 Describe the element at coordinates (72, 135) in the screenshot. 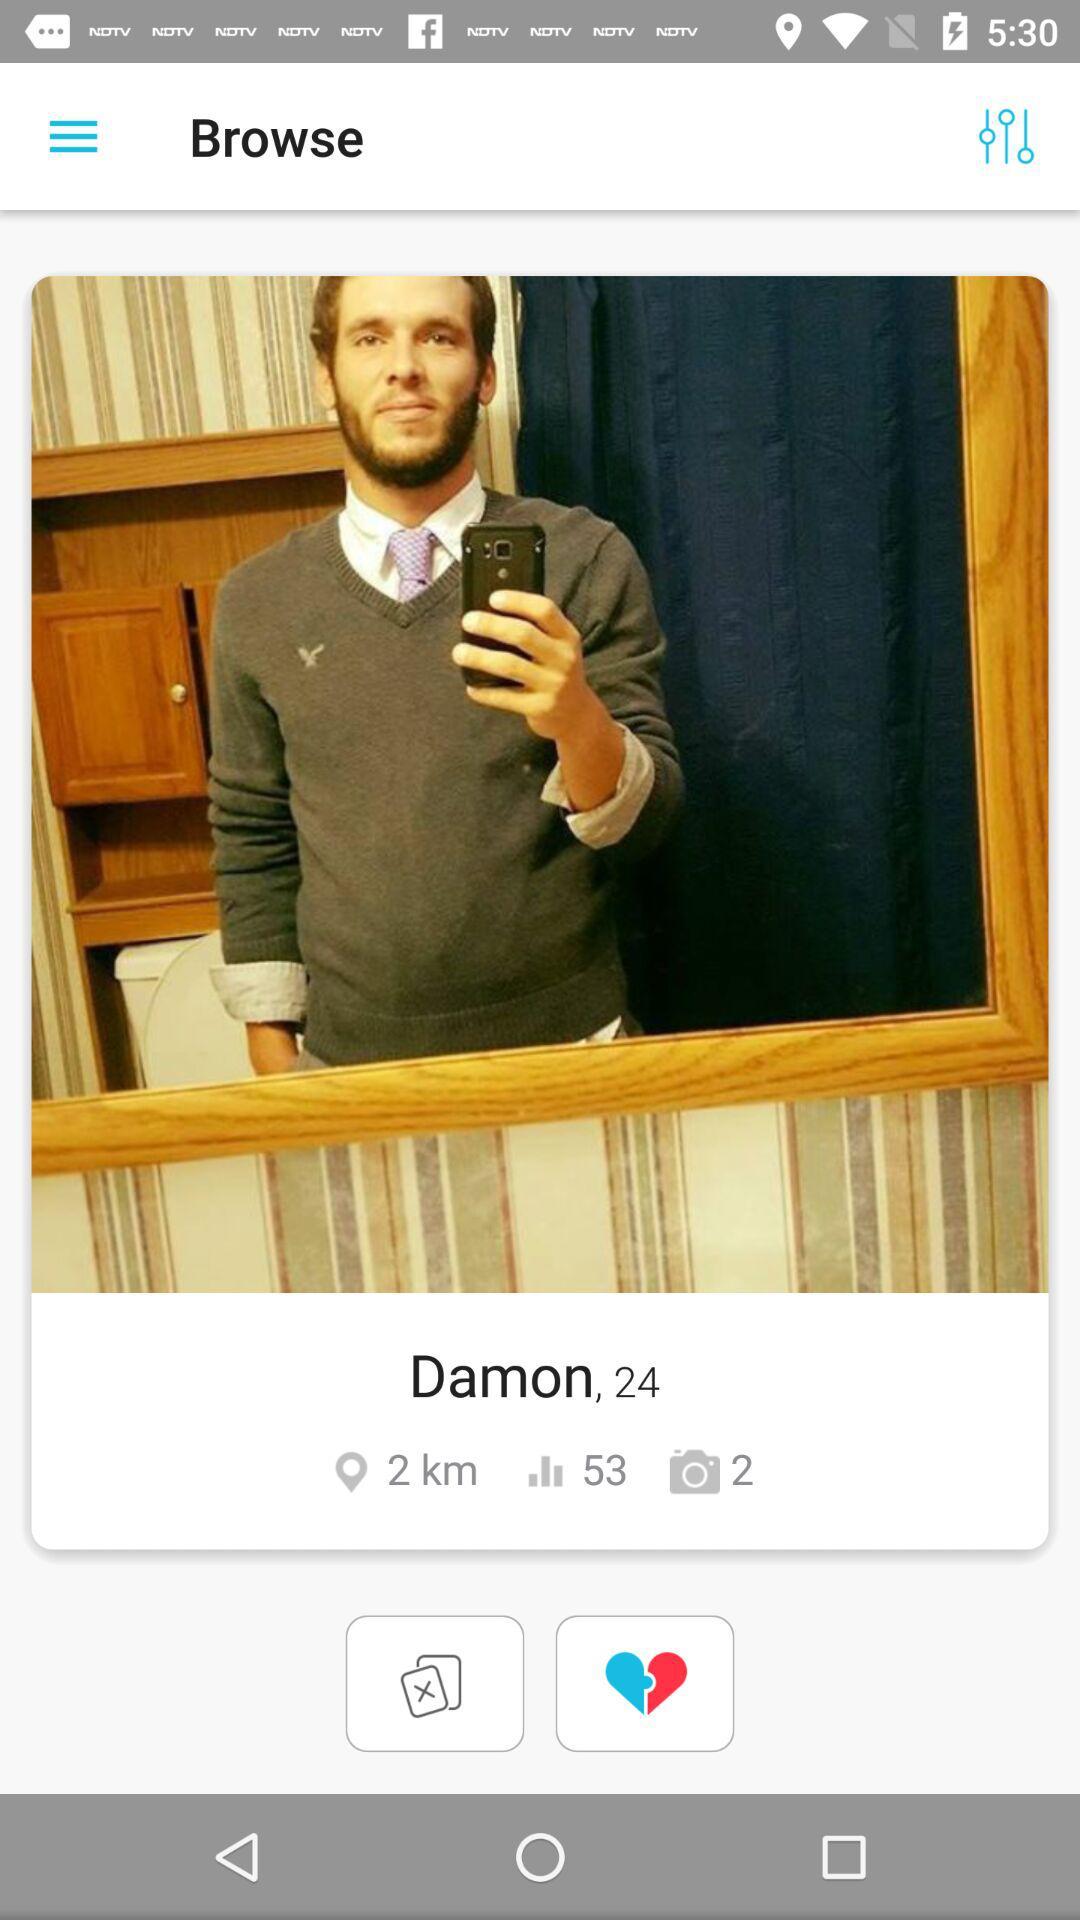

I see `item to the left of the browse icon` at that location.